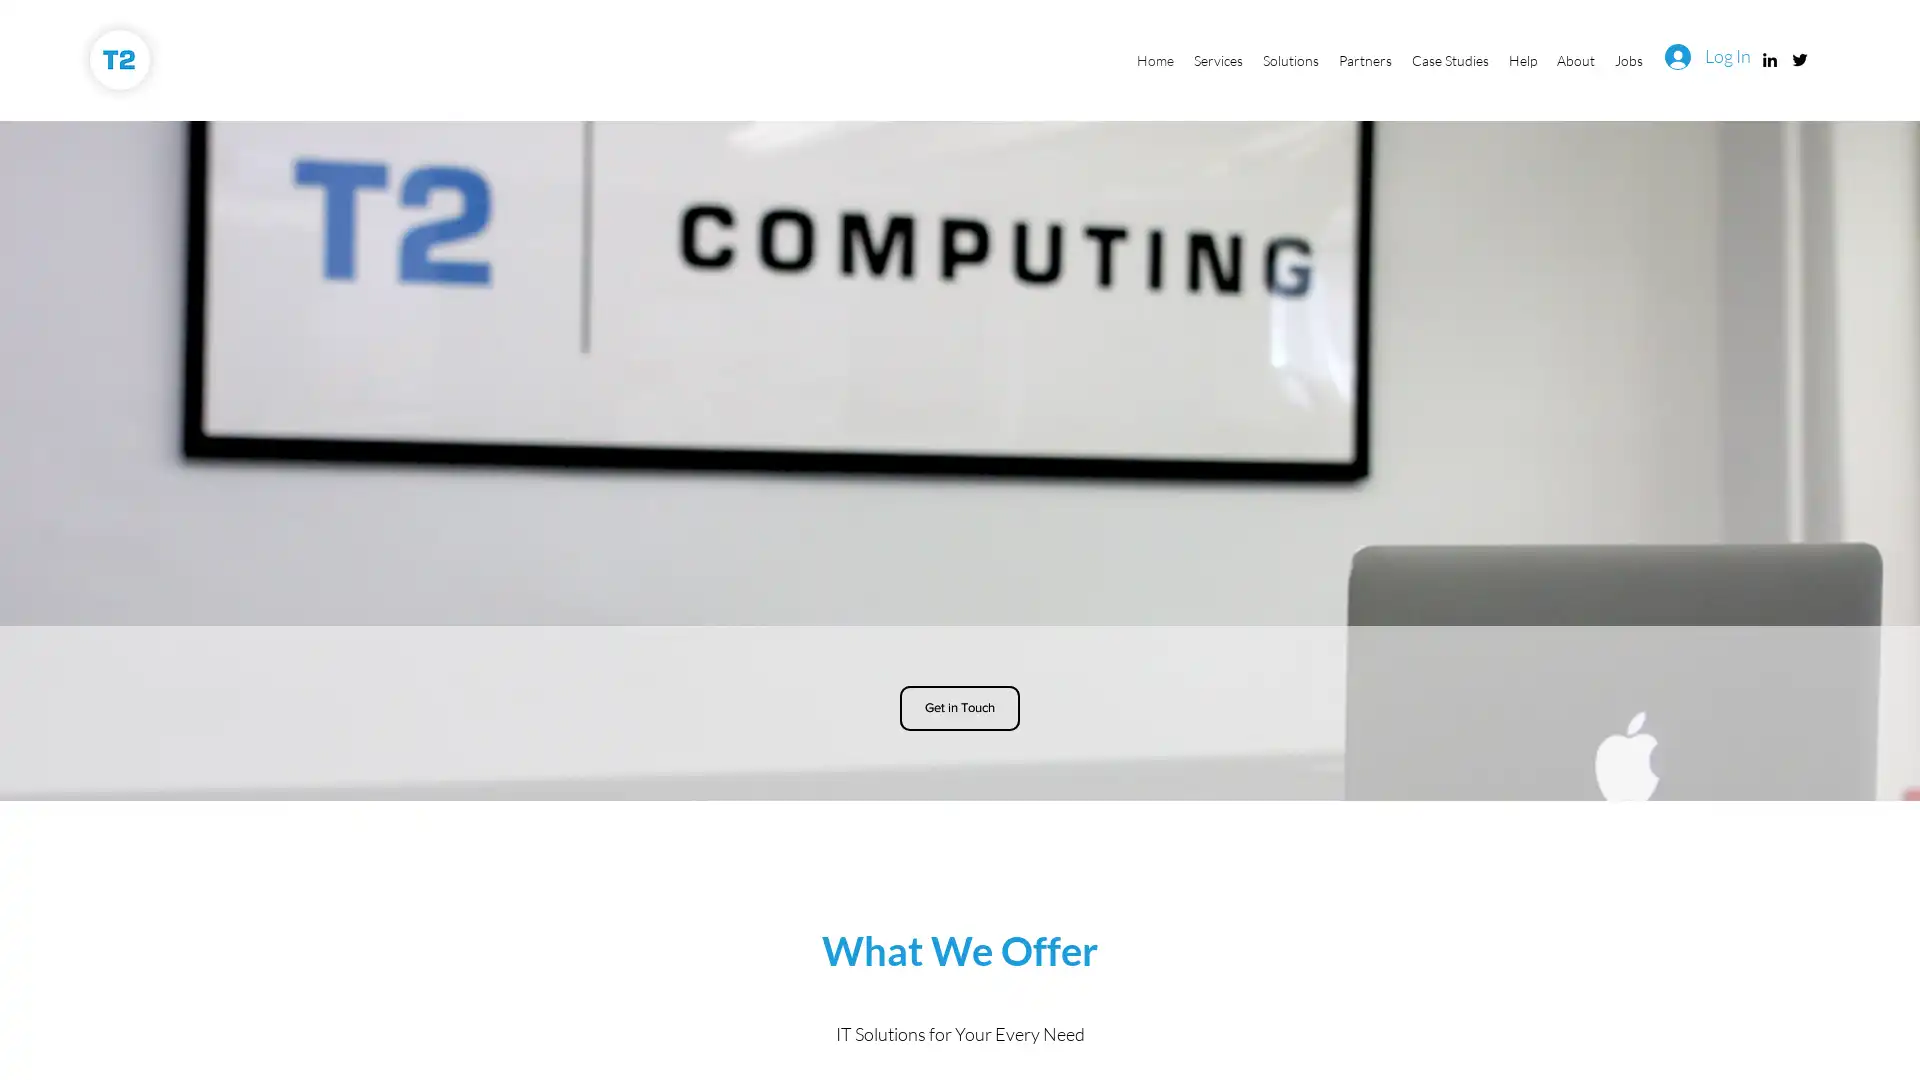 Image resolution: width=1920 pixels, height=1080 pixels. What do you see at coordinates (1707, 55) in the screenshot?
I see `Log In` at bounding box center [1707, 55].